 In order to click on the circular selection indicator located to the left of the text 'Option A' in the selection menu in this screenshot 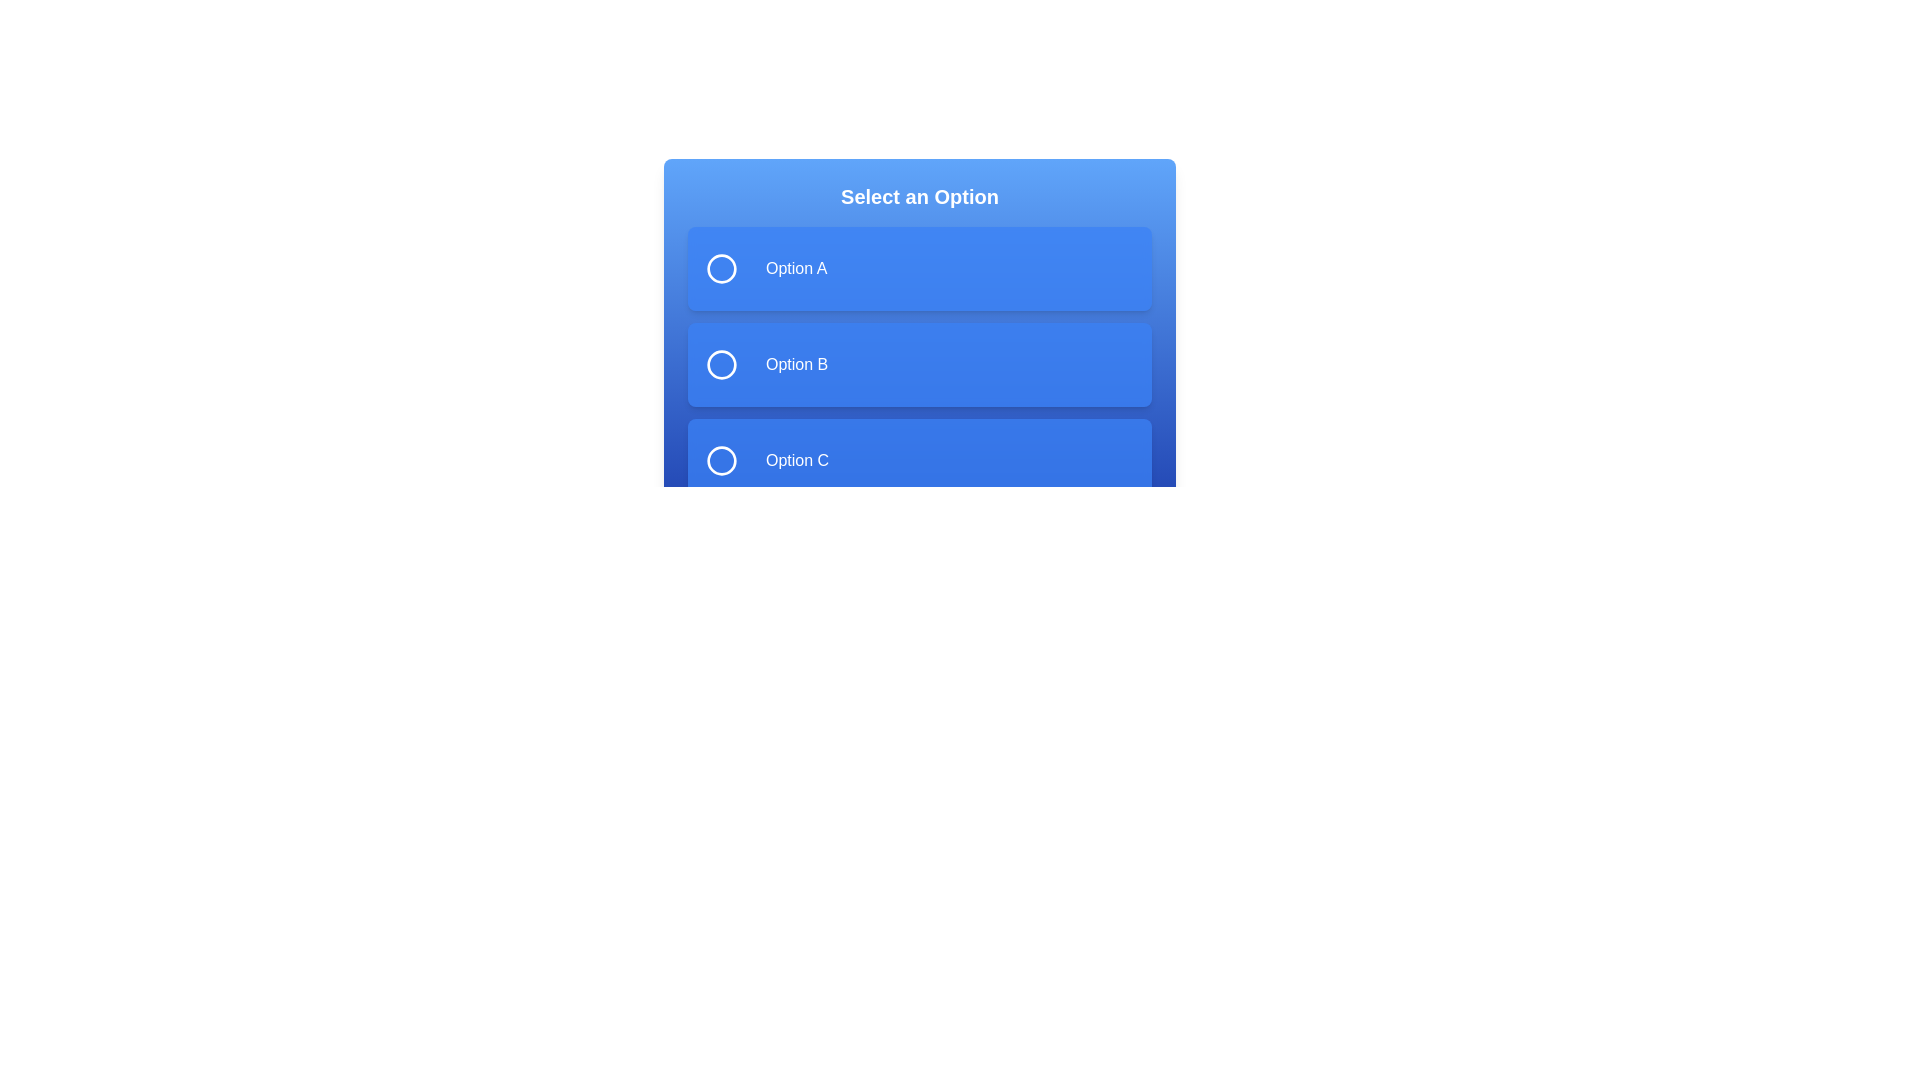, I will do `click(720, 268)`.